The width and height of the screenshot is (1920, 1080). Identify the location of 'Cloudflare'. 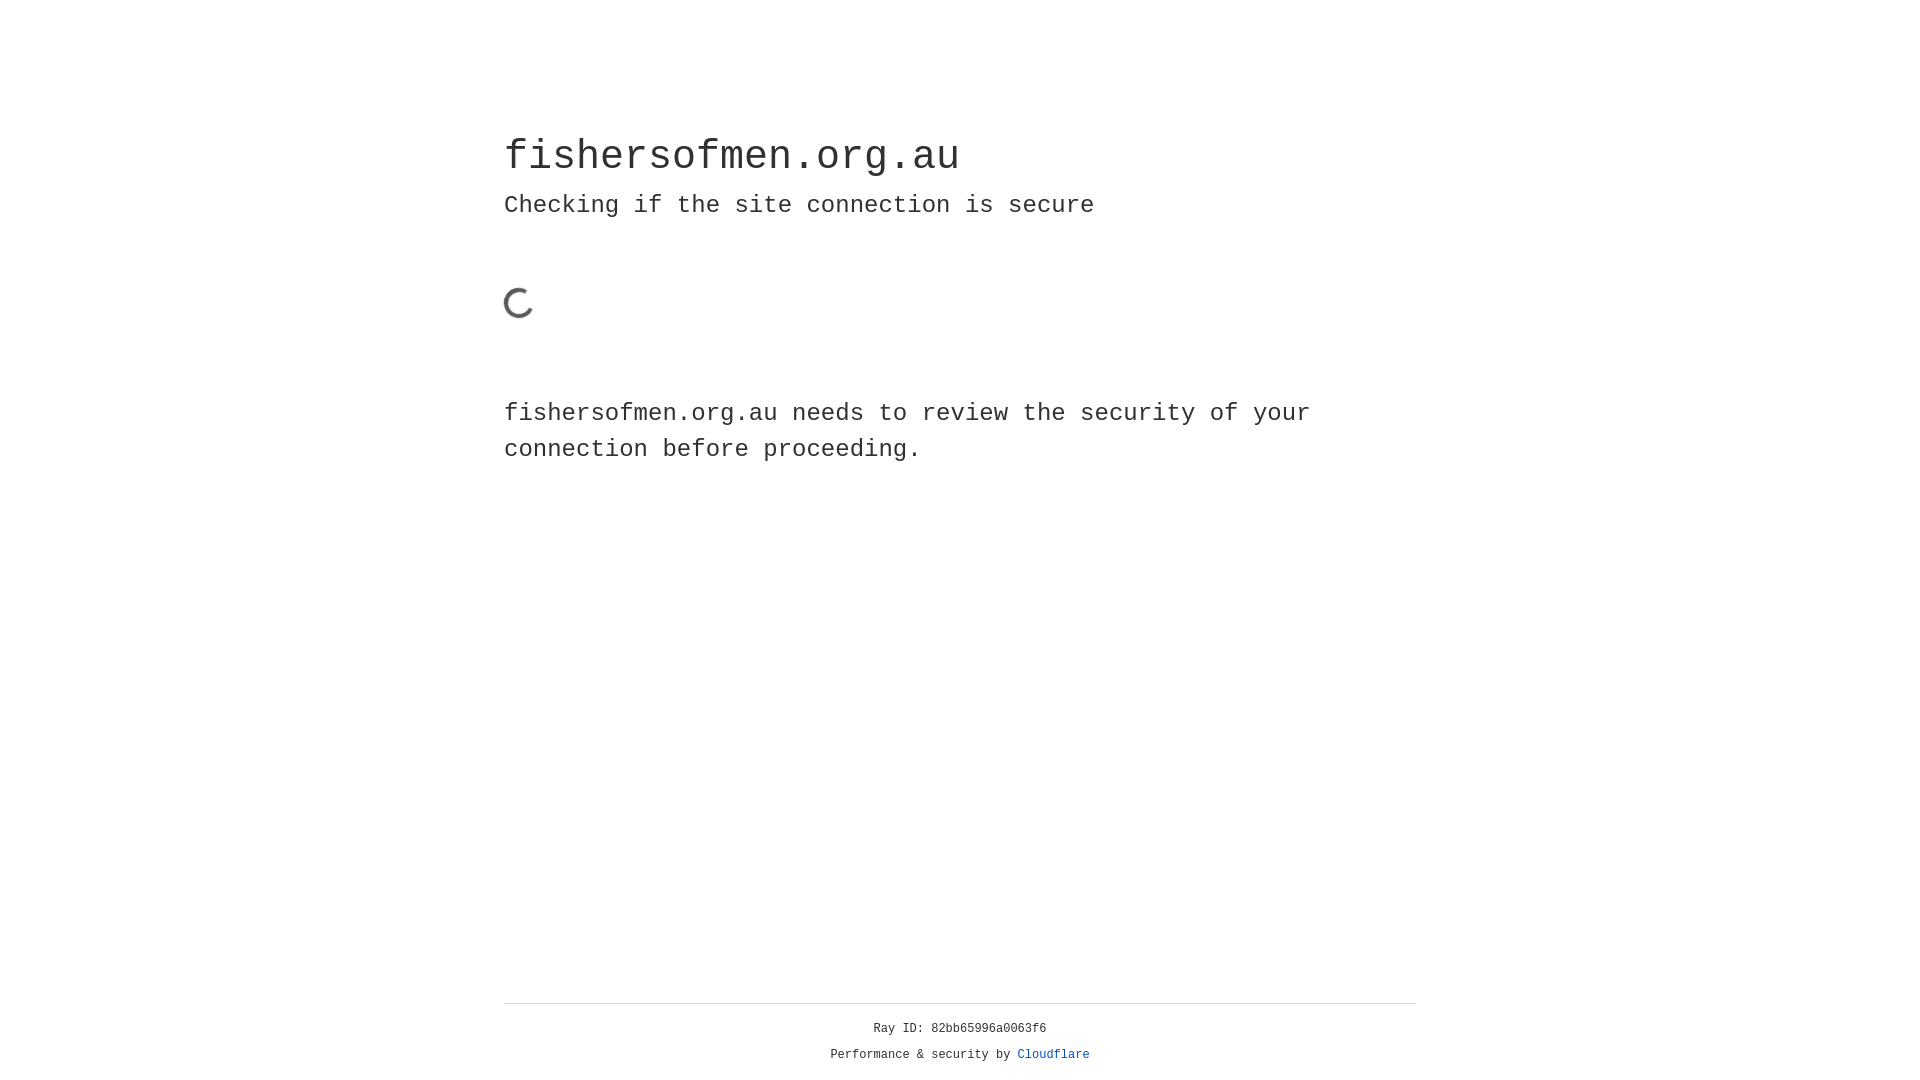
(1053, 1054).